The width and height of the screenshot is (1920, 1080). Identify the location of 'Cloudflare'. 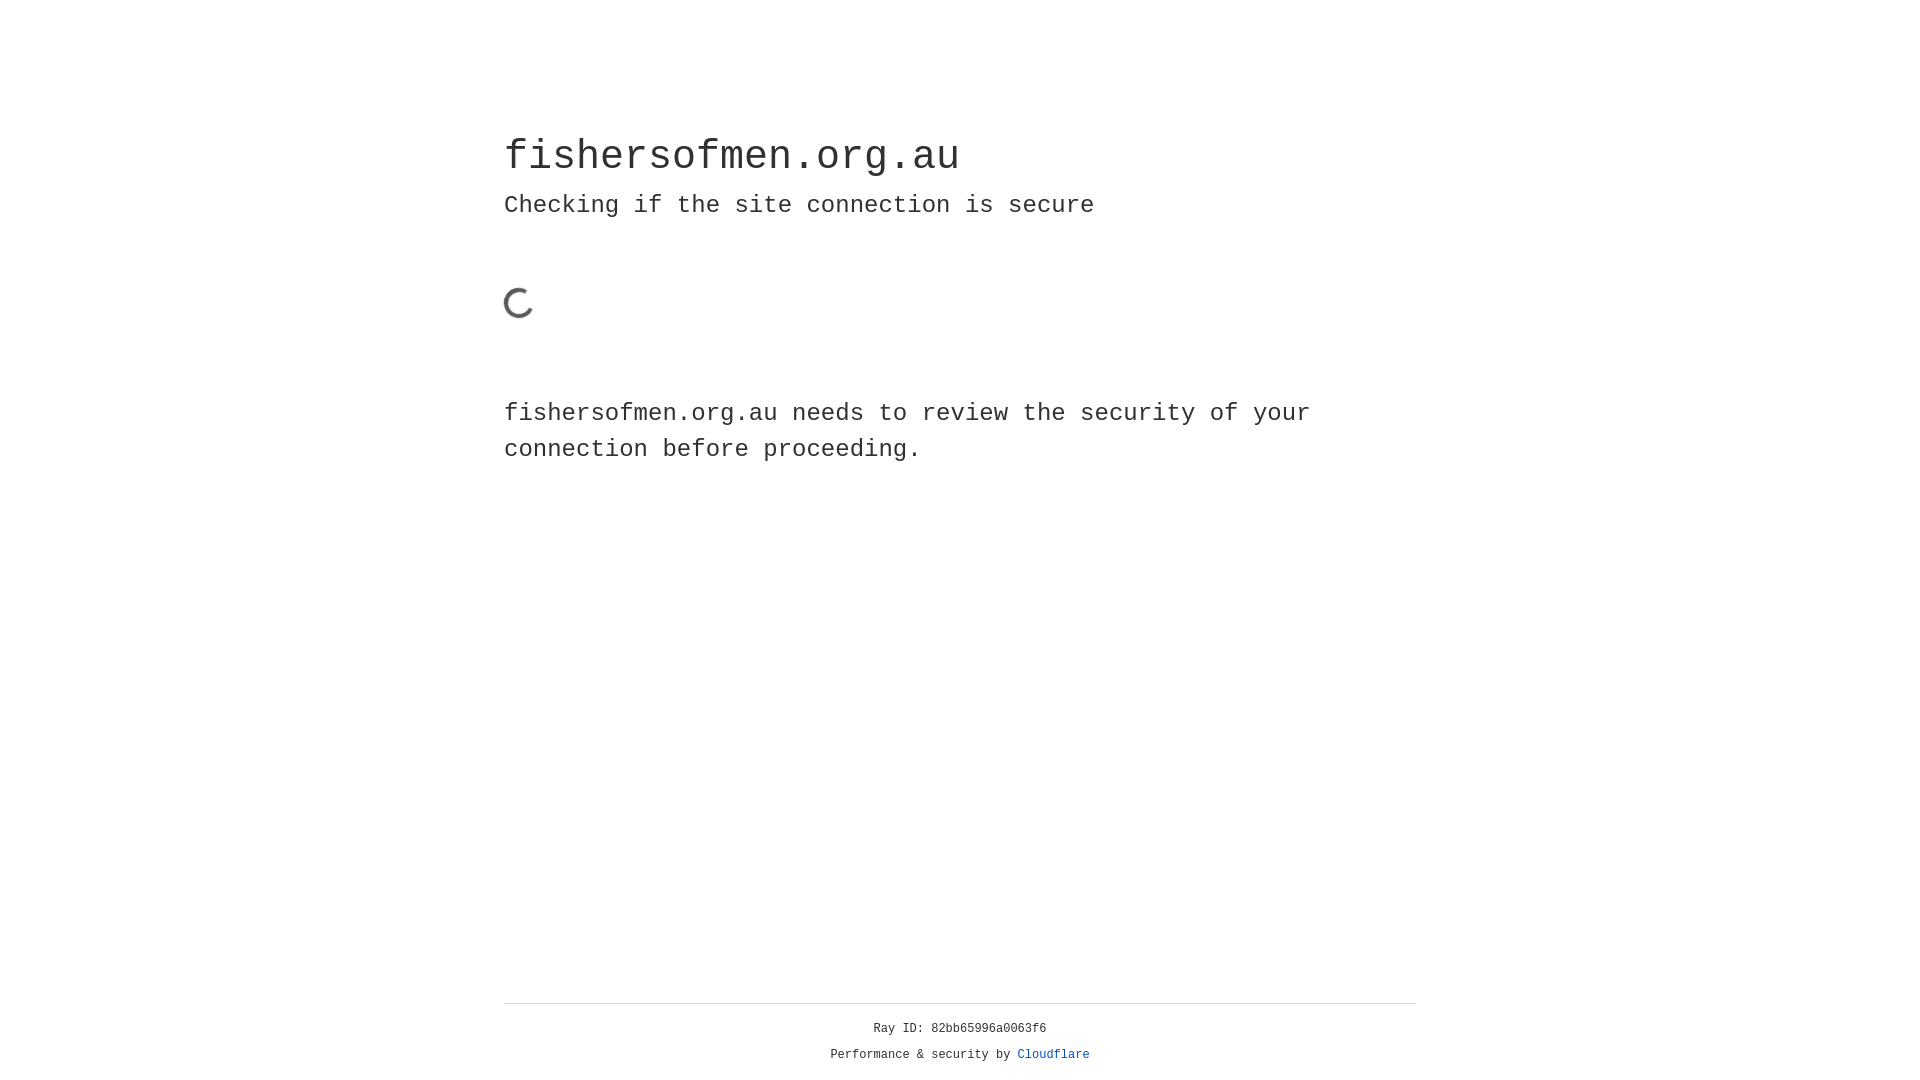
(1053, 1054).